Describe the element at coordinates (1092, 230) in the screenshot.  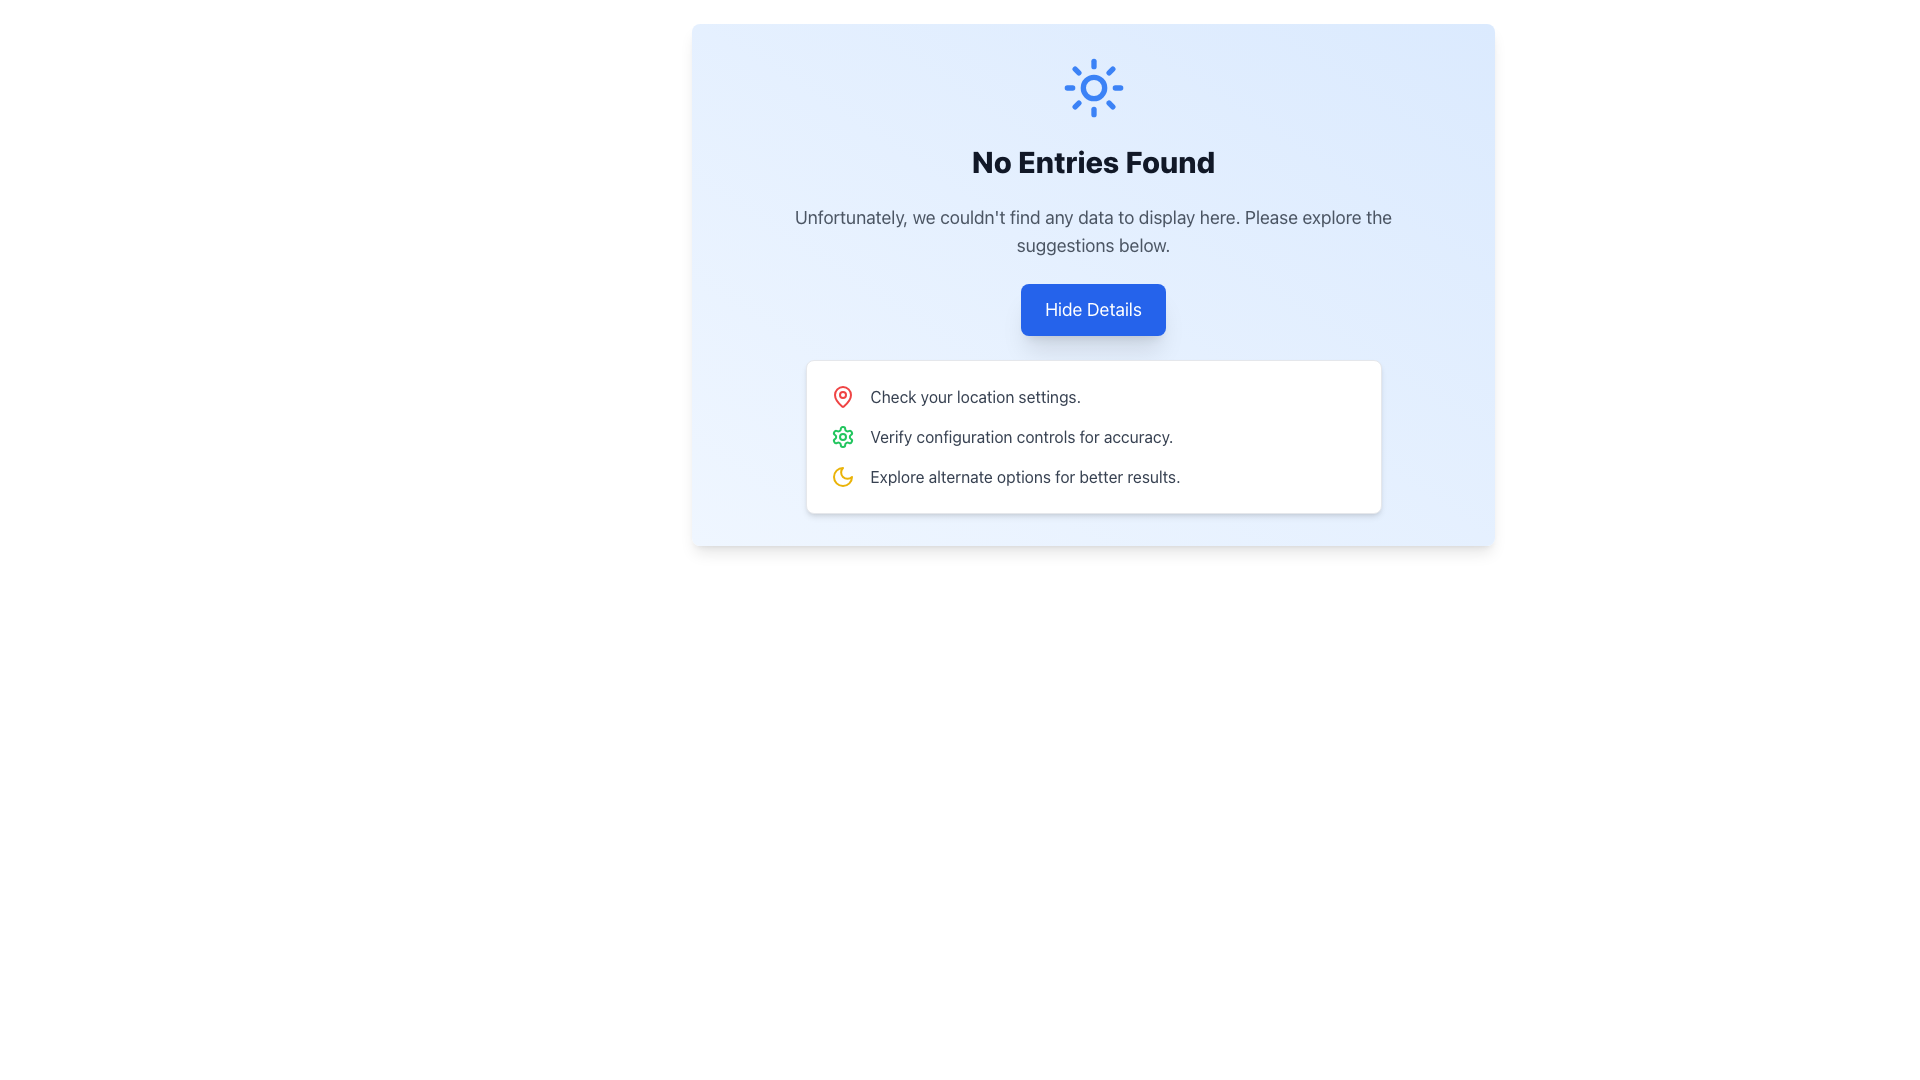
I see `text displayed in the centered text component that says 'Unfortunately, we couldn't find any data to display here. Please explore the suggestions below.'` at that location.